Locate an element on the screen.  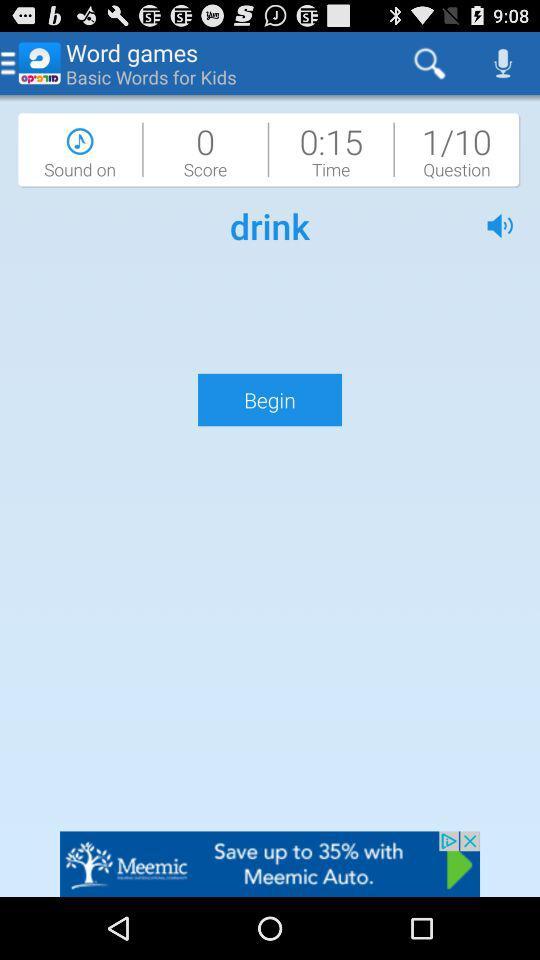
search icon is located at coordinates (429, 63).